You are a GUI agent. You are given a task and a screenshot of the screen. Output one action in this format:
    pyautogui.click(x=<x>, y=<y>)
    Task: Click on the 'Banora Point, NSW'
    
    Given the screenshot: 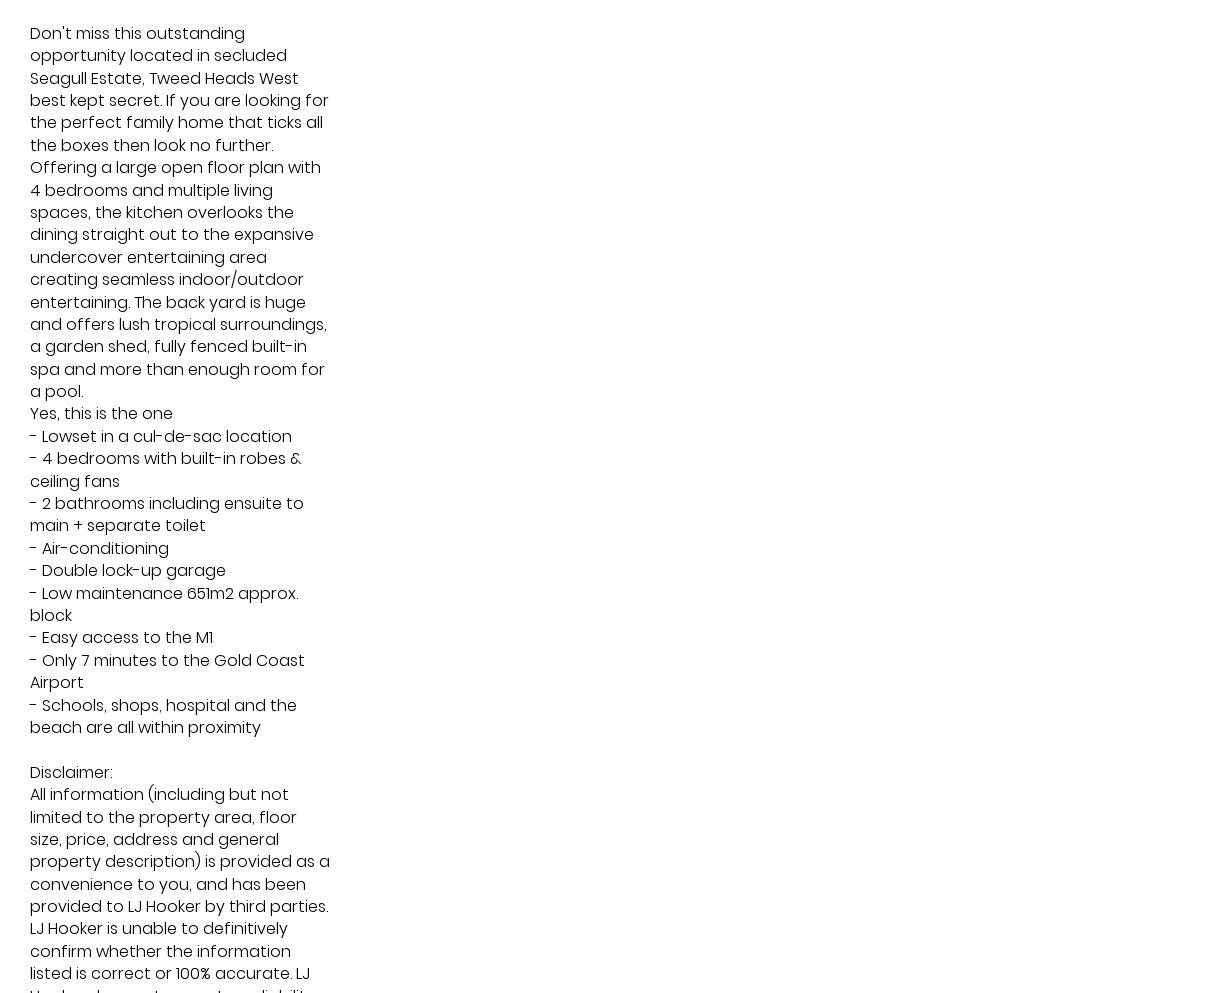 What is the action you would take?
    pyautogui.click(x=713, y=475)
    